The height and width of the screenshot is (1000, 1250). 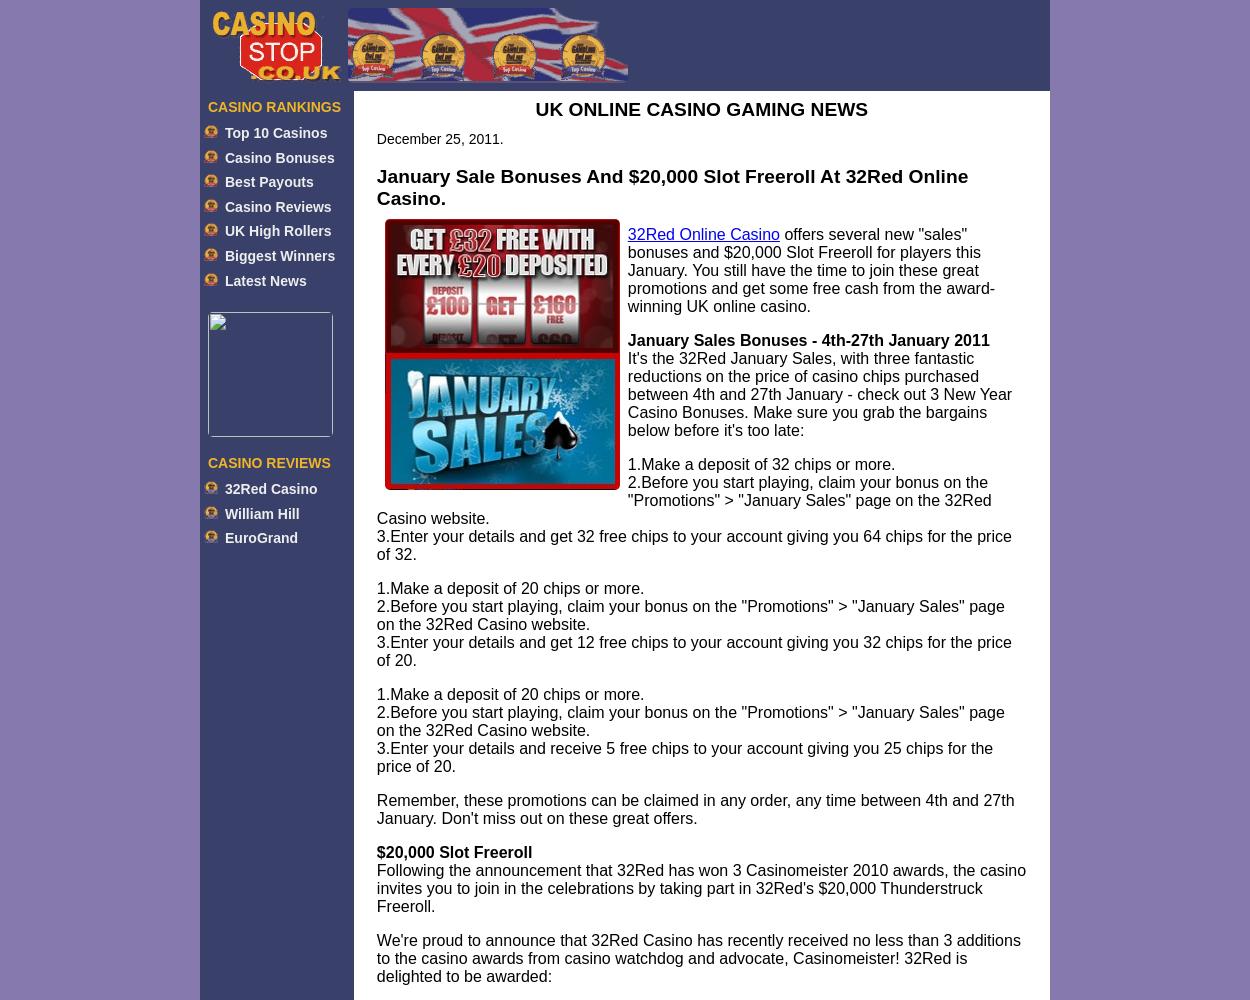 What do you see at coordinates (224, 488) in the screenshot?
I see `'32Red Casino'` at bounding box center [224, 488].